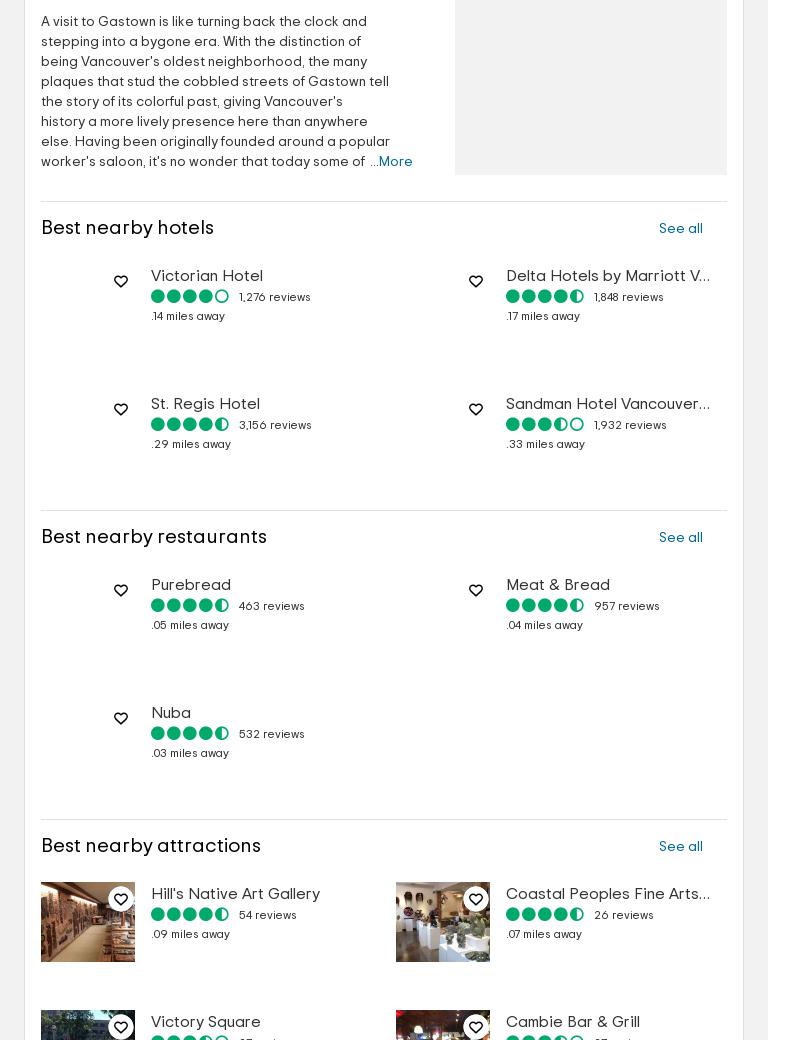 The width and height of the screenshot is (805, 1040). I want to click on '1,276 reviews', so click(274, 296).